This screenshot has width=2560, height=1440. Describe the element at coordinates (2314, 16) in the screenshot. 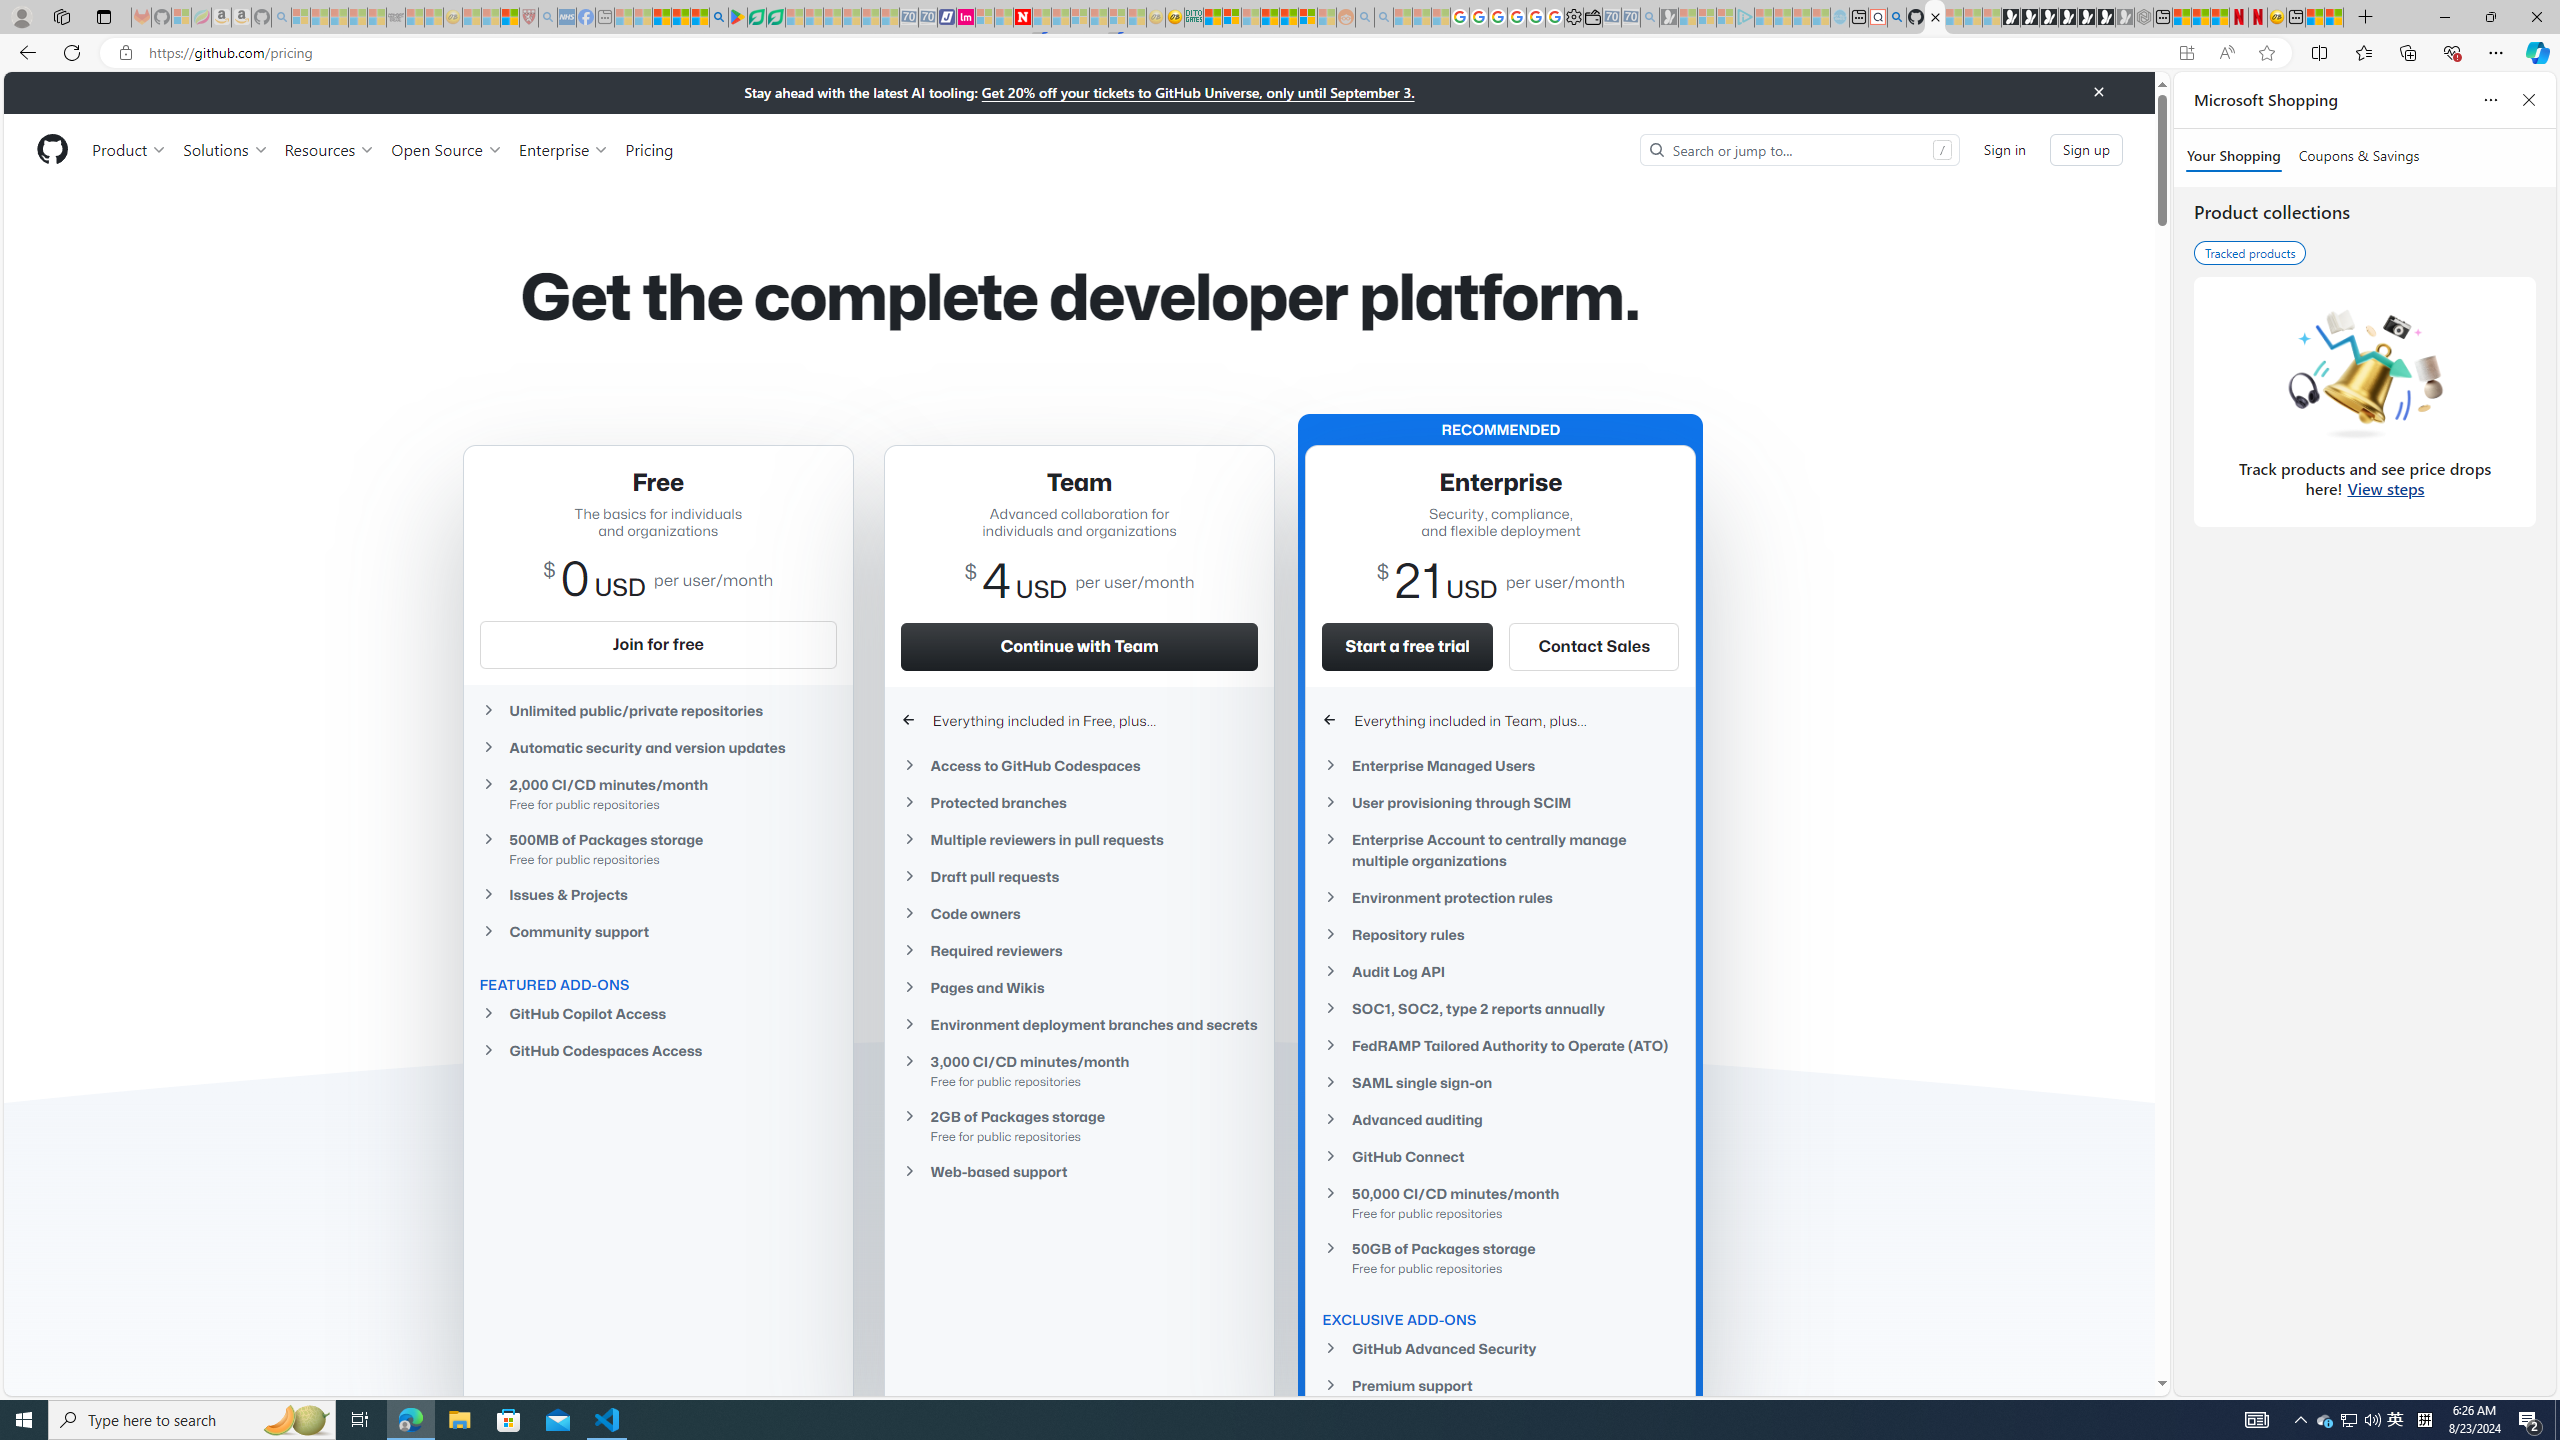

I see `'Wildlife - MSN'` at that location.